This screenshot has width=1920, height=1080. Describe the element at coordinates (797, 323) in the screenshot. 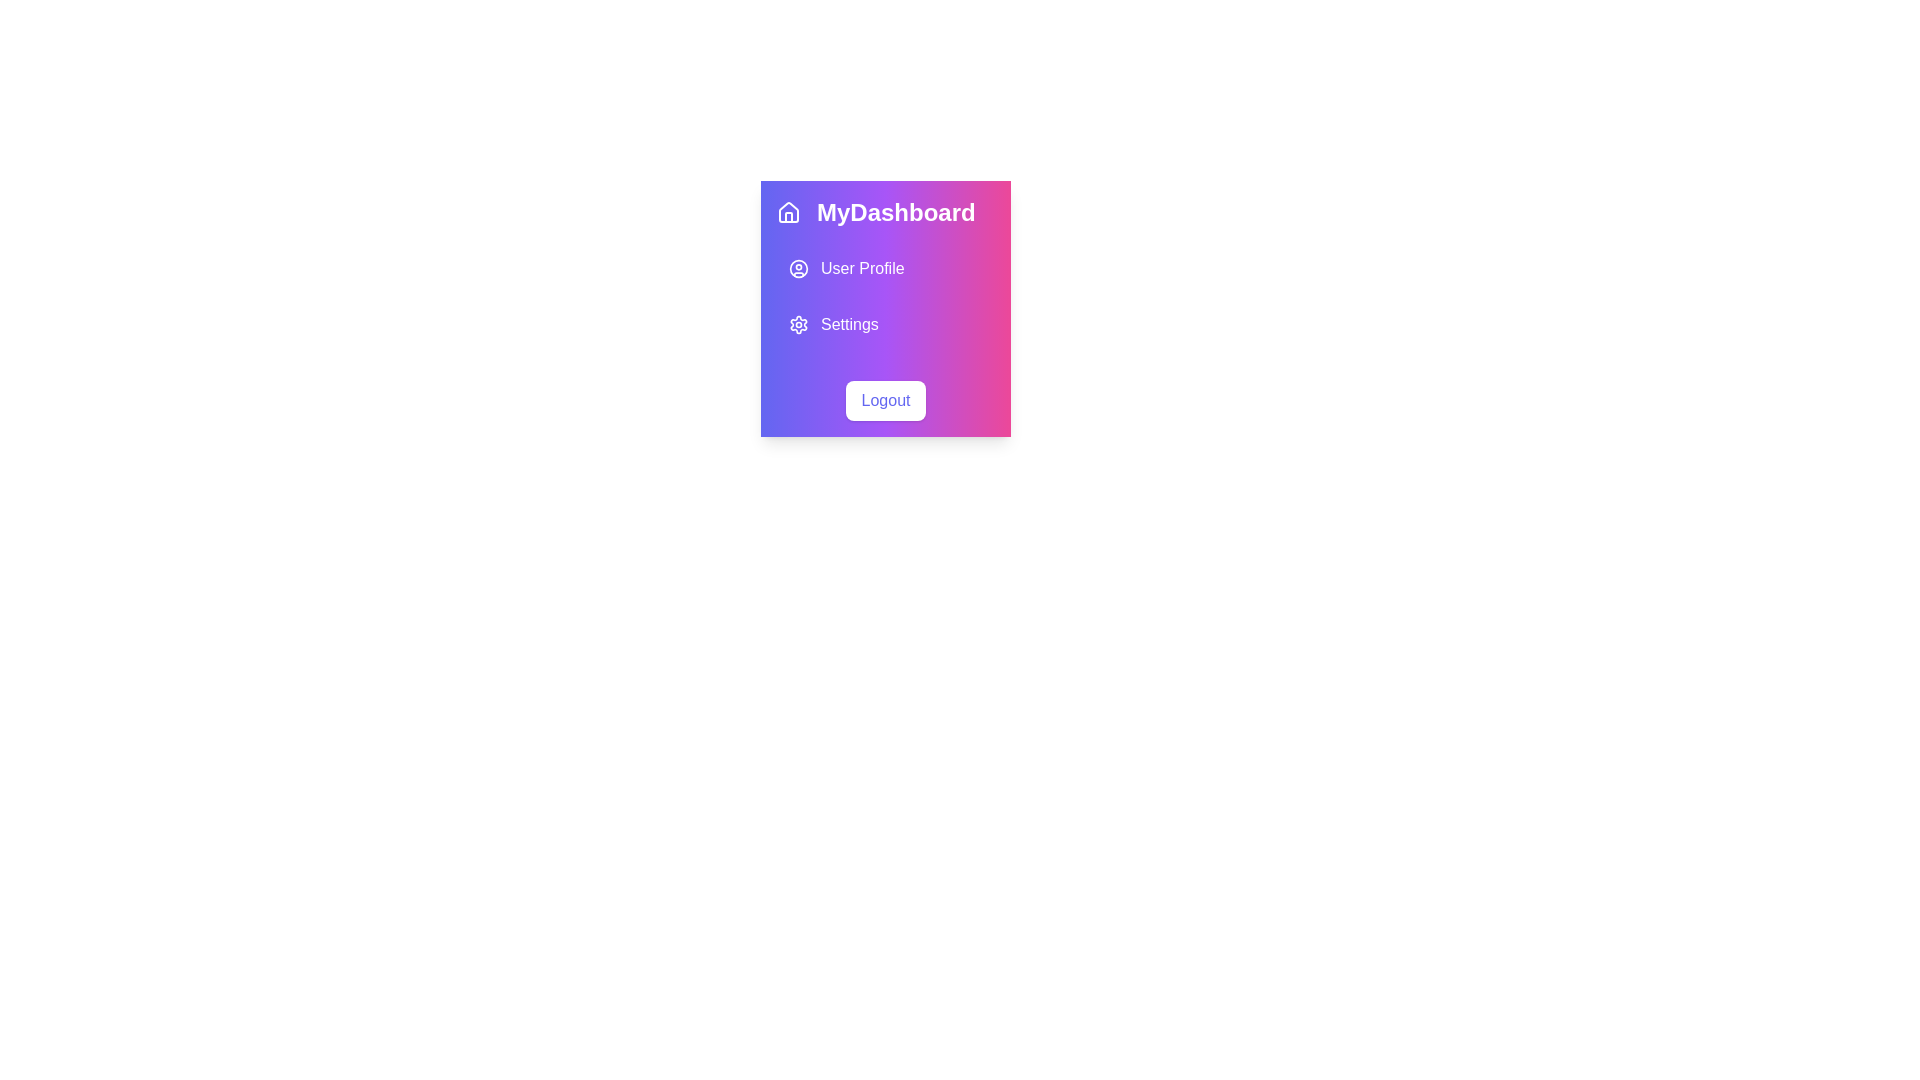

I see `the gear-shaped icon with a white outline and hollow center, located in the 'Settings' menu of the sidebar, next to the text 'Settings'` at that location.